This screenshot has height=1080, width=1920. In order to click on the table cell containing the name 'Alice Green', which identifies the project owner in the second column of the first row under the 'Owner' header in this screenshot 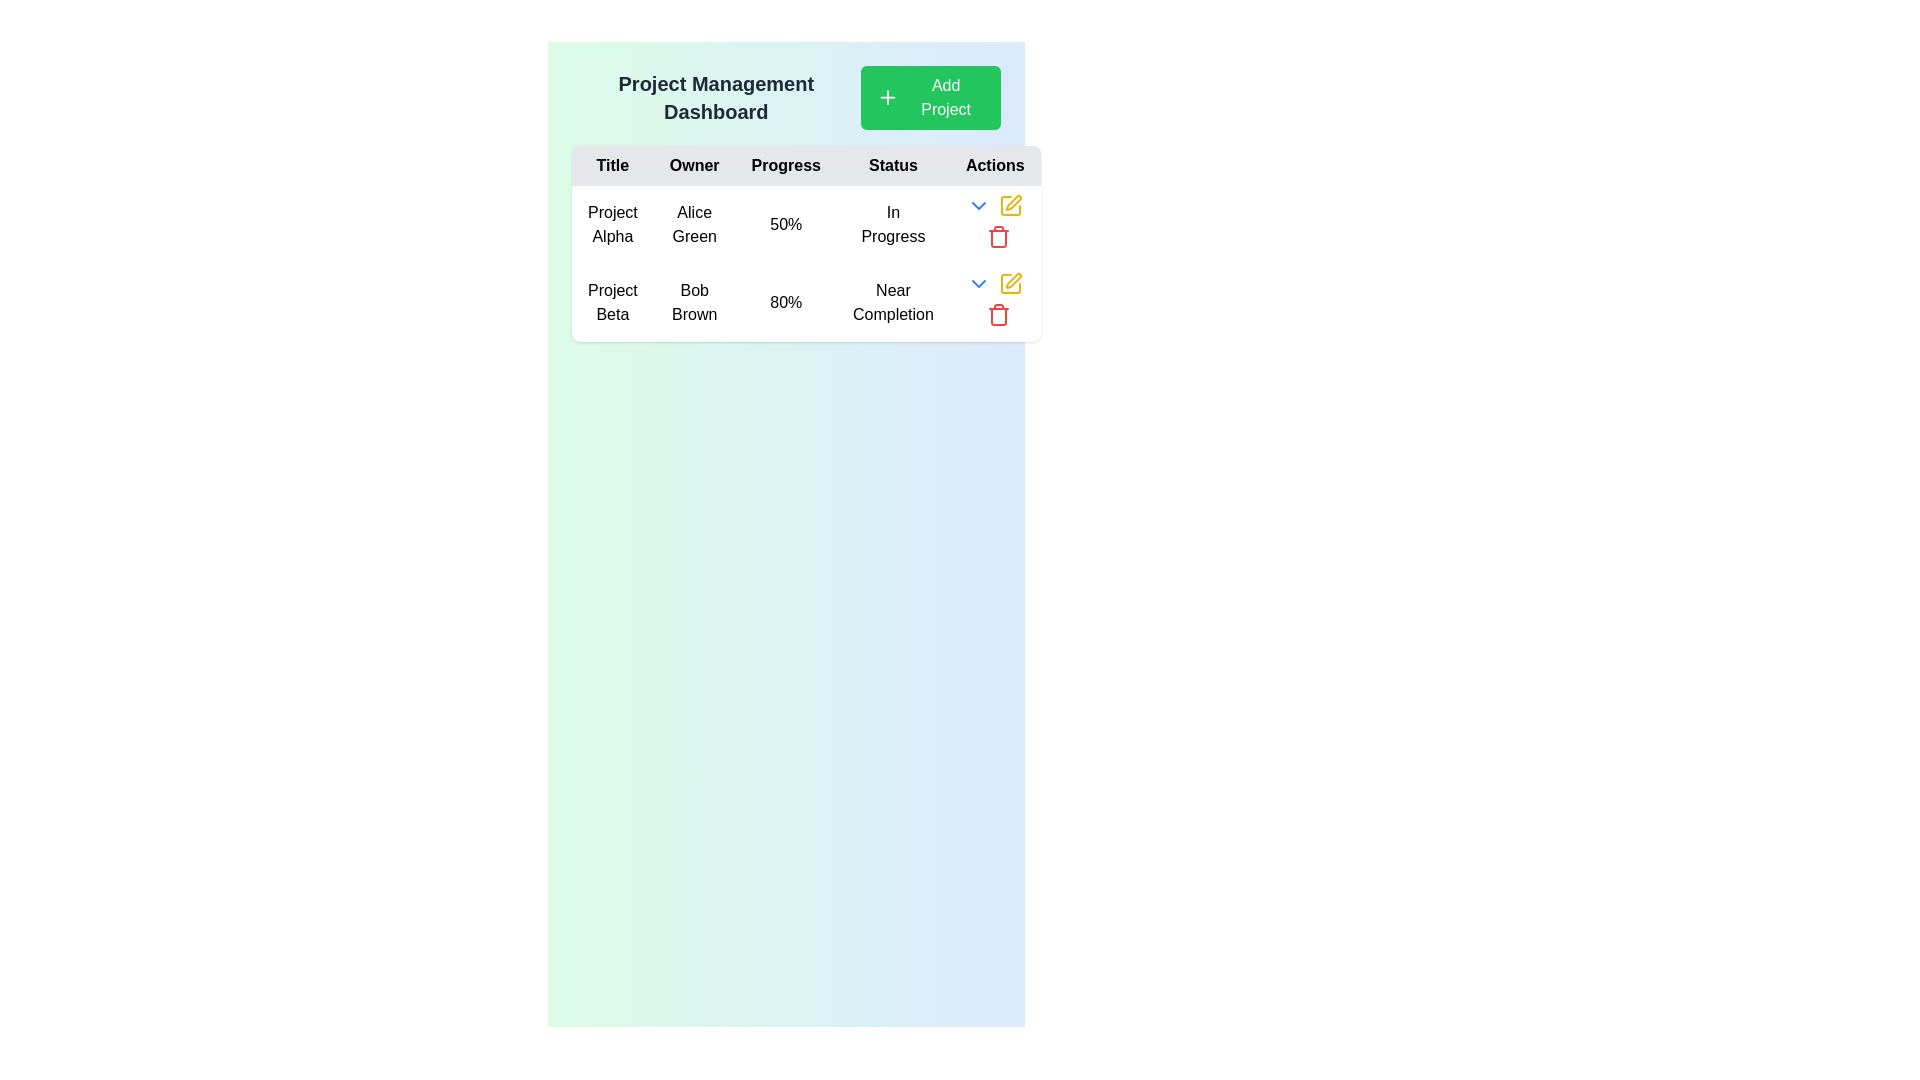, I will do `click(694, 224)`.